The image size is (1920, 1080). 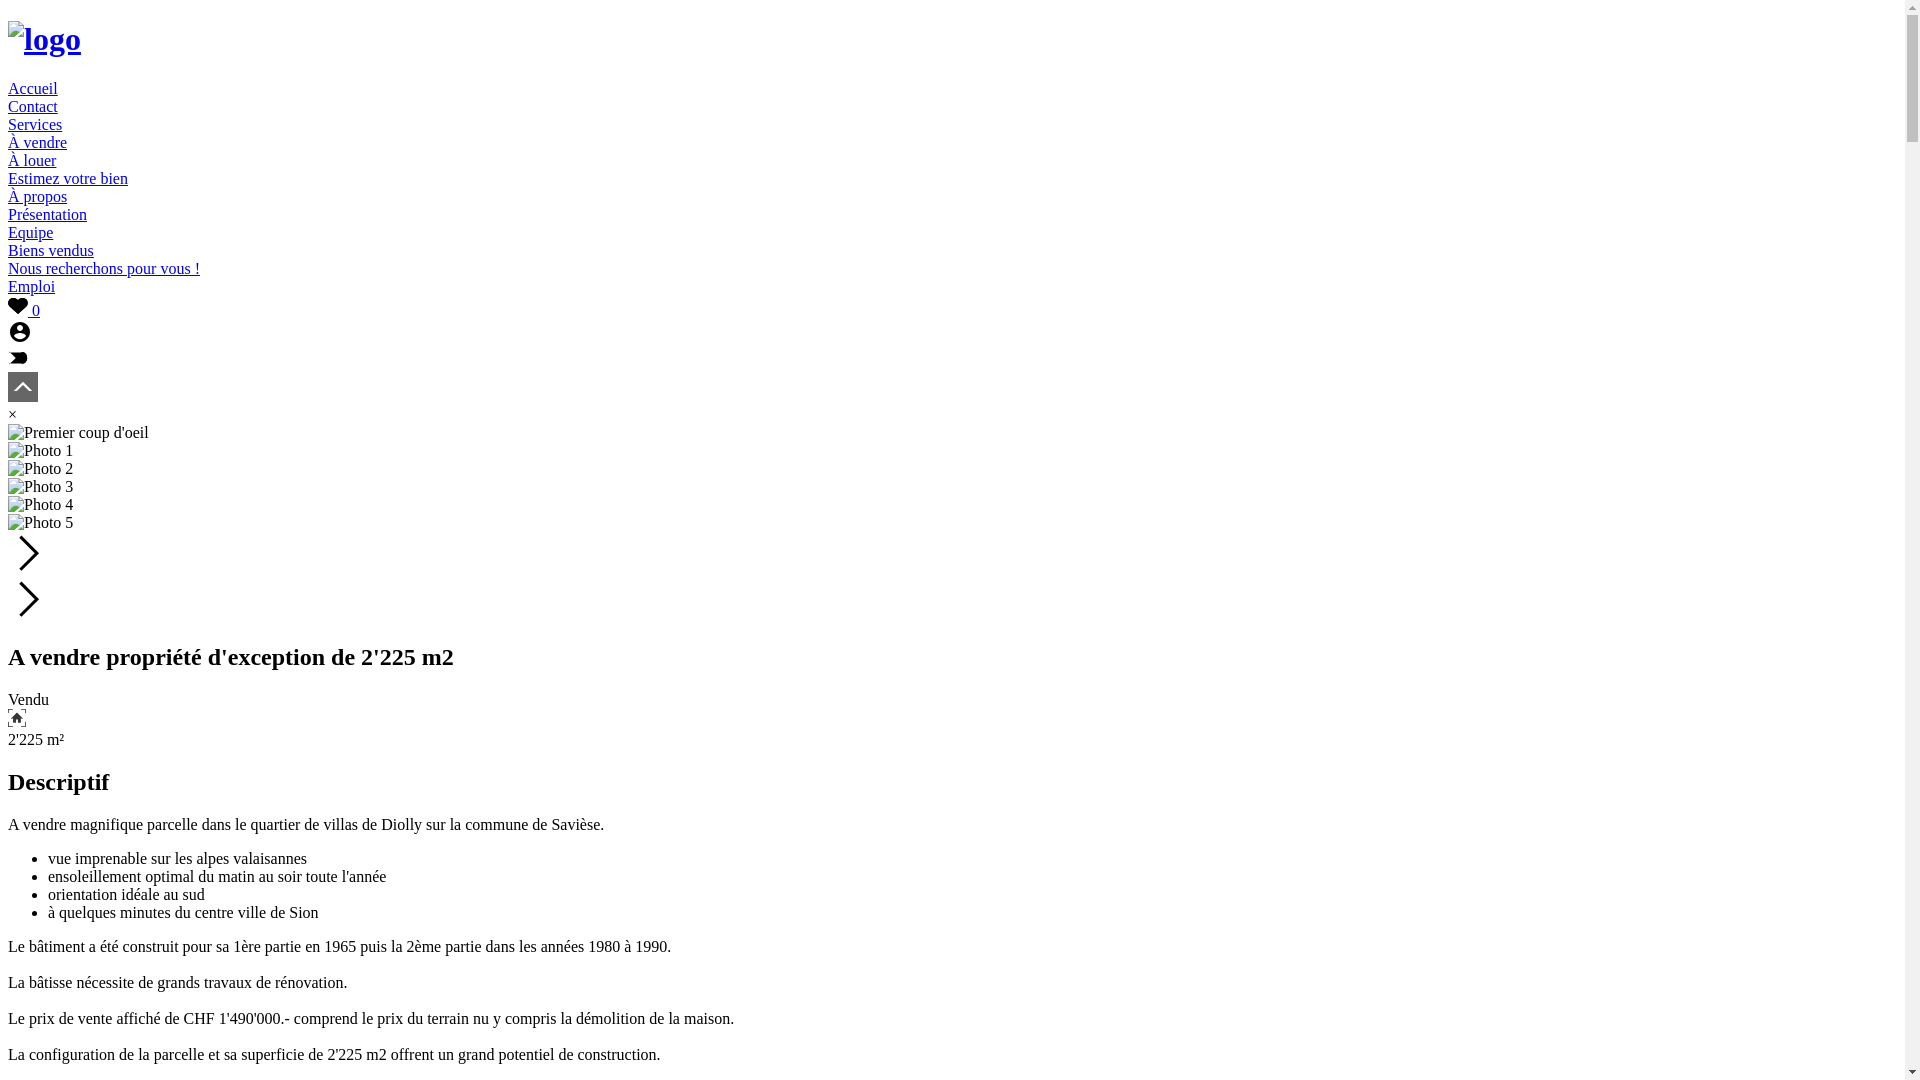 I want to click on 'Biens vendus', so click(x=51, y=249).